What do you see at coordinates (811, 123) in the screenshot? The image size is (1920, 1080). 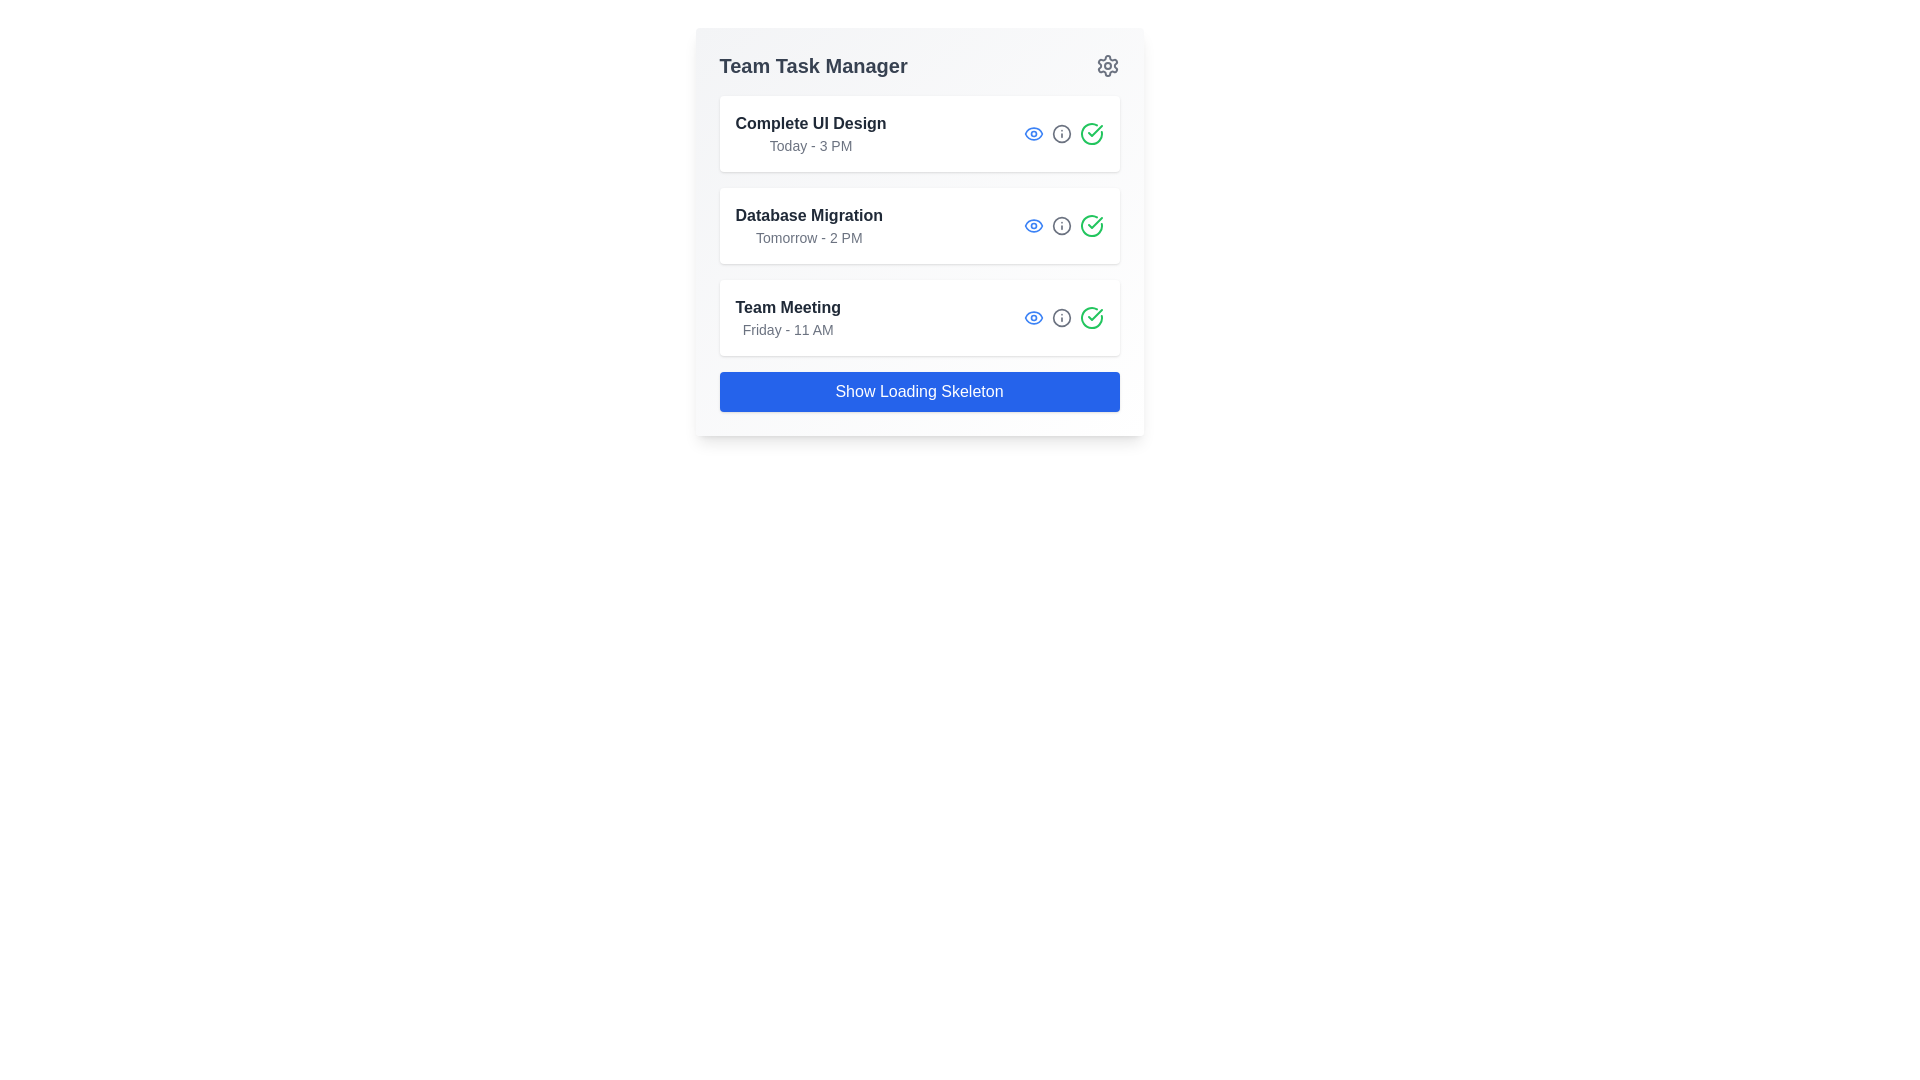 I see `the static label displaying the title of the task within the first task card in the task manager interface` at bounding box center [811, 123].